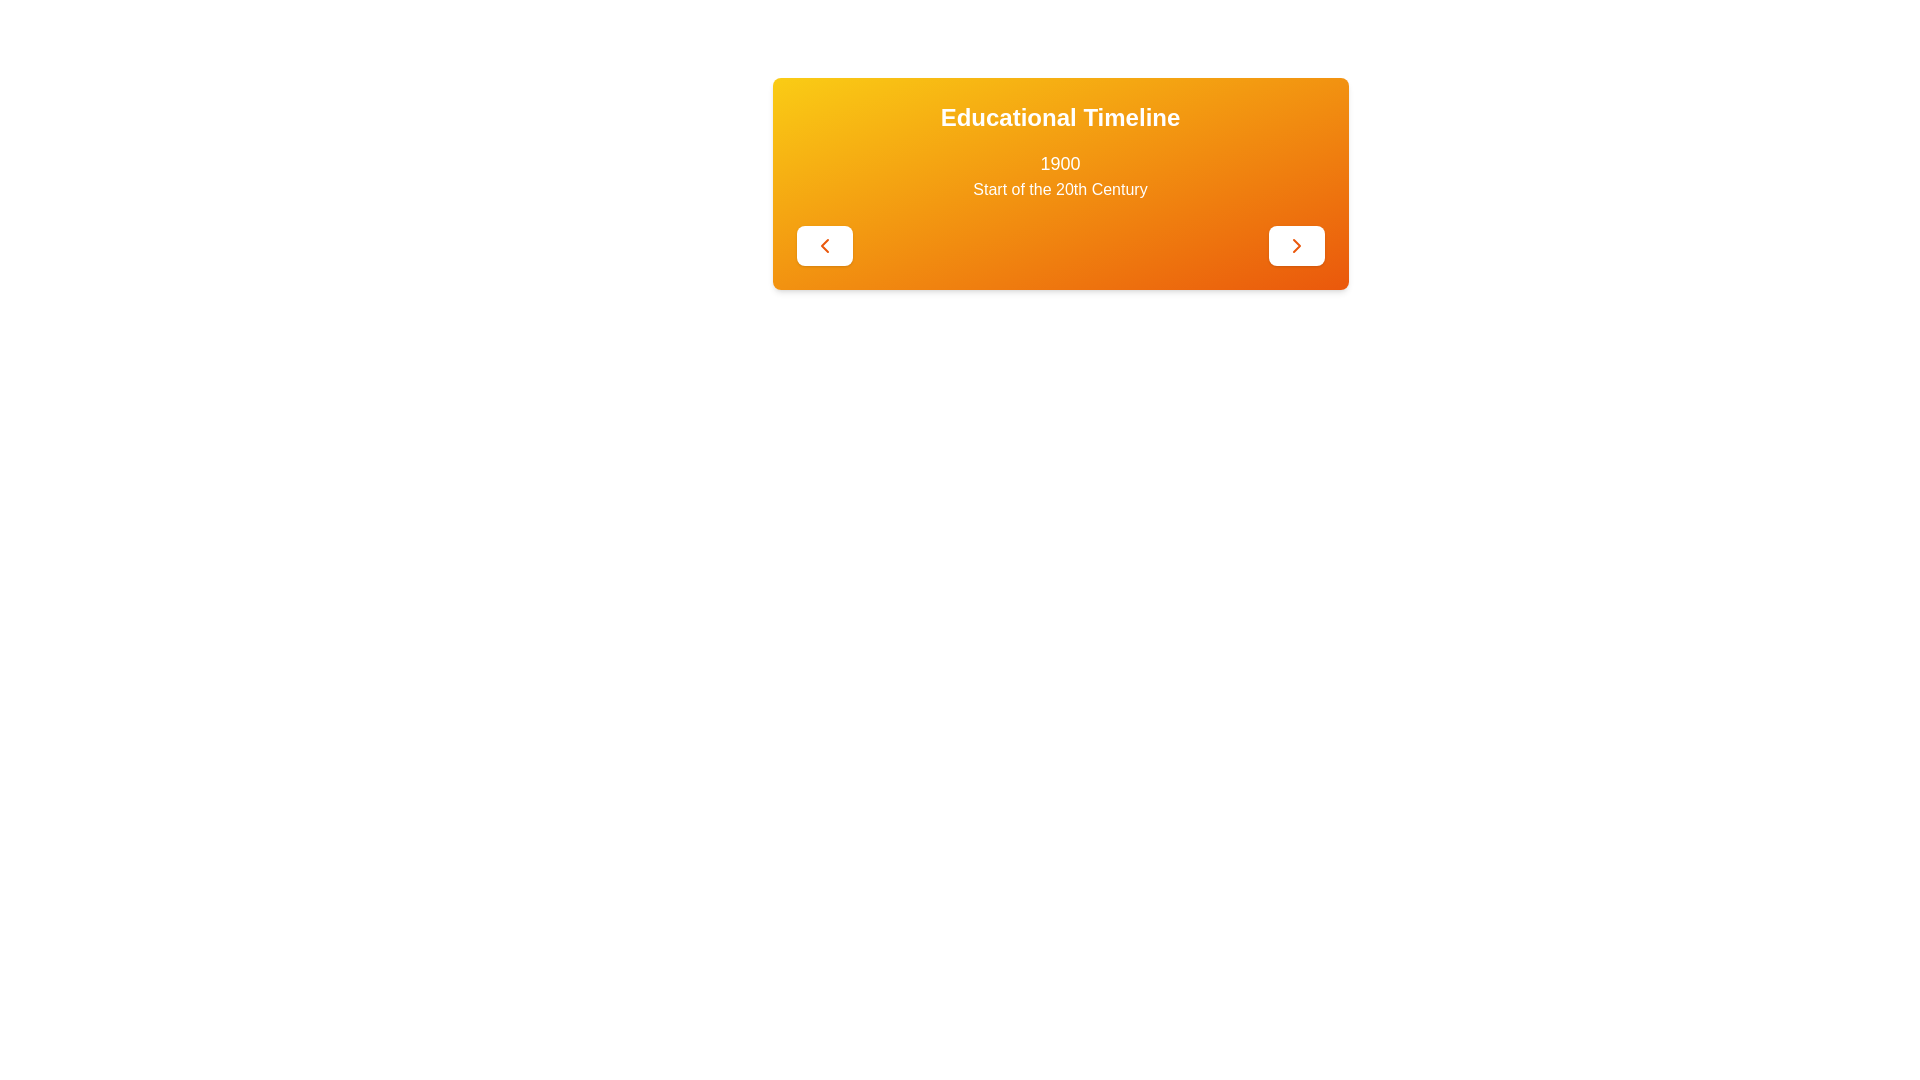 This screenshot has height=1080, width=1920. I want to click on the text label displaying '1900' and 'Start of the 20th Century', which is centered within an orange gradient box, so click(1059, 175).